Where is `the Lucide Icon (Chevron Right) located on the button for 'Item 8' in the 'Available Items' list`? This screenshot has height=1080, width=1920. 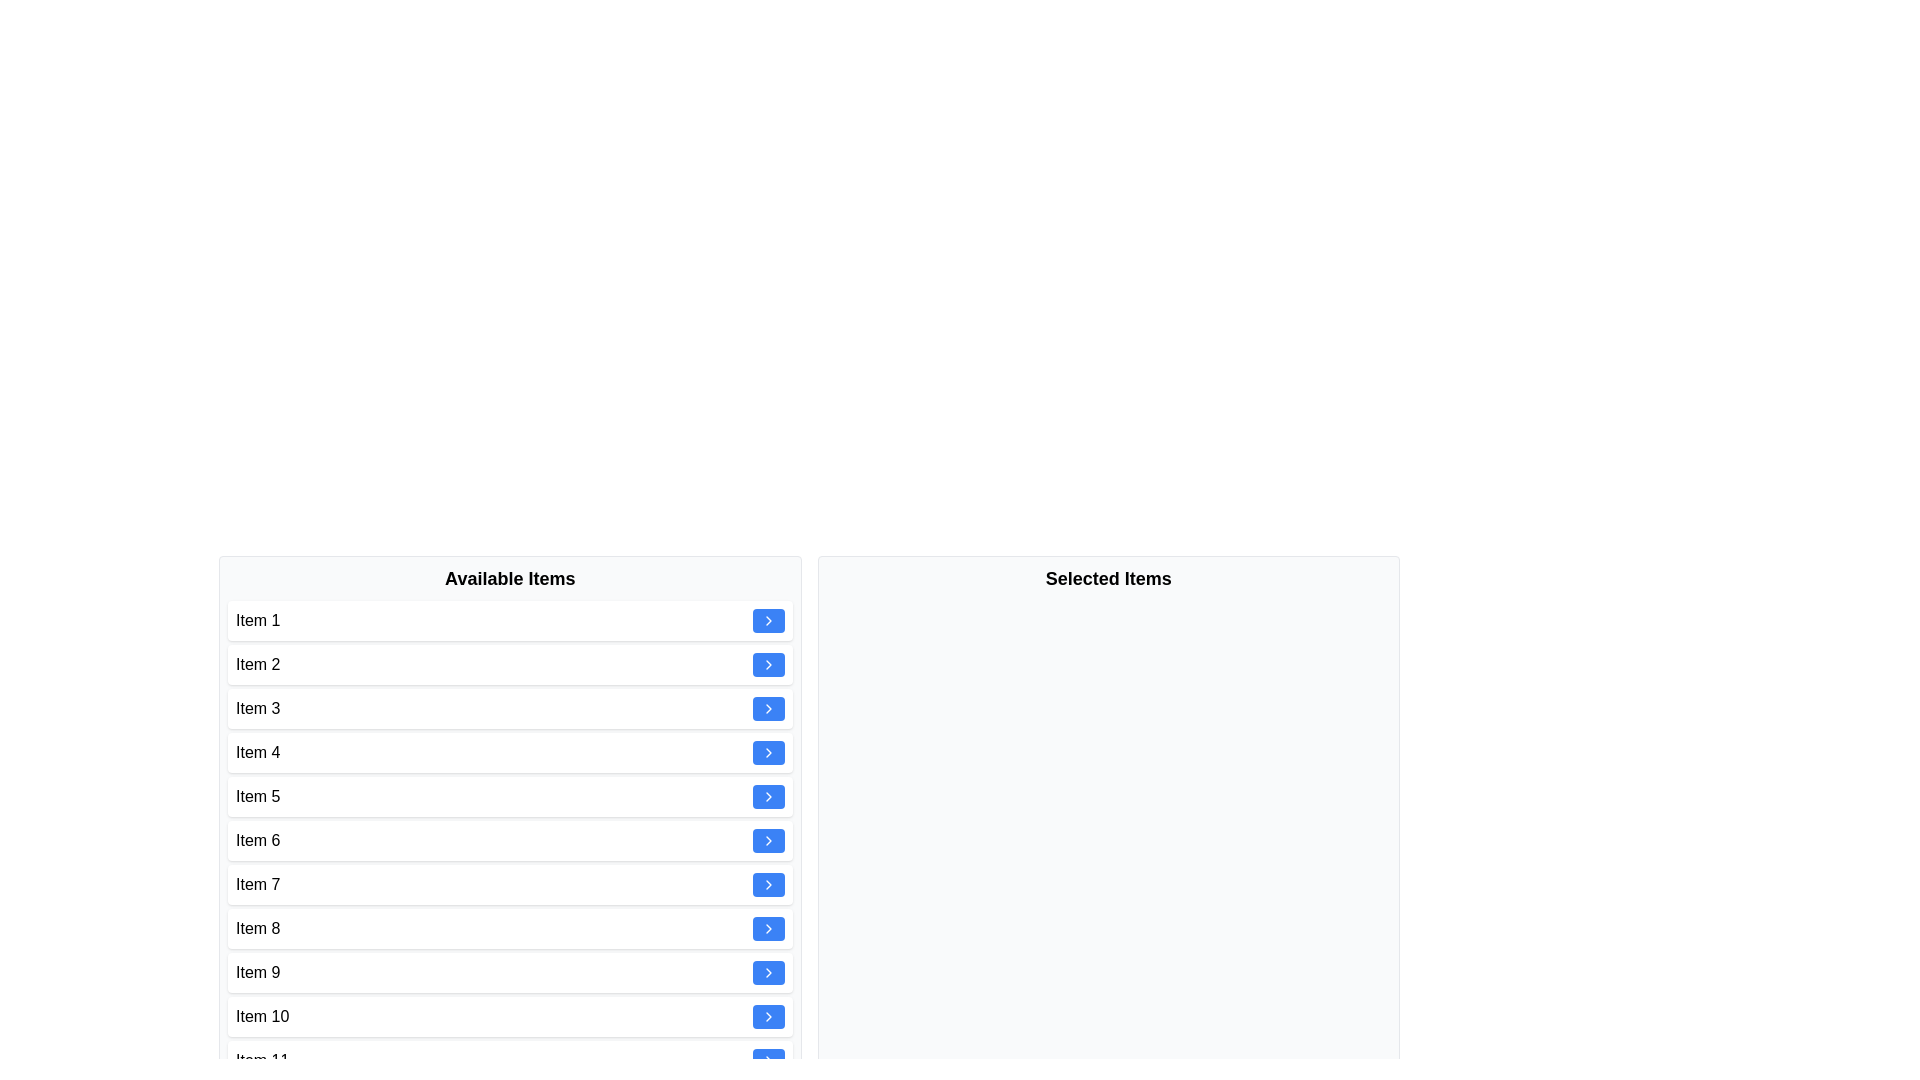 the Lucide Icon (Chevron Right) located on the button for 'Item 8' in the 'Available Items' list is located at coordinates (767, 883).